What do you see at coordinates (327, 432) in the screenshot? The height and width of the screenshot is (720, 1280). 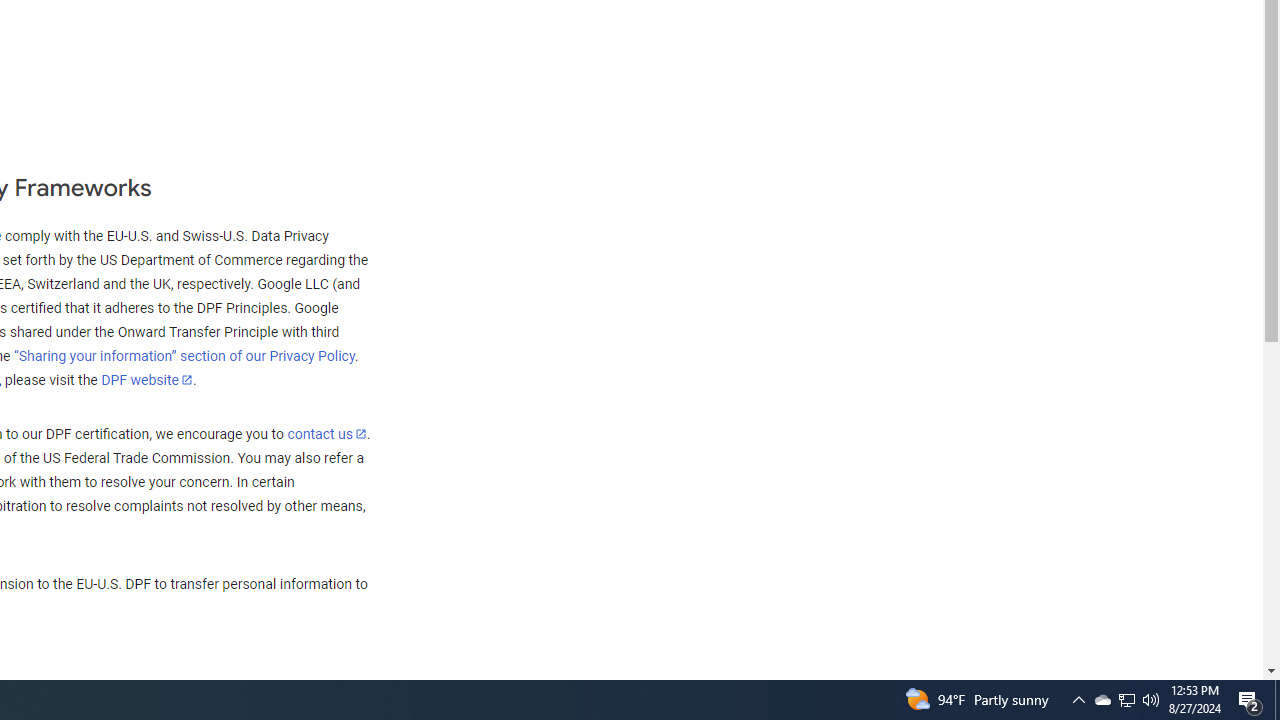 I see `'contact us'` at bounding box center [327, 432].